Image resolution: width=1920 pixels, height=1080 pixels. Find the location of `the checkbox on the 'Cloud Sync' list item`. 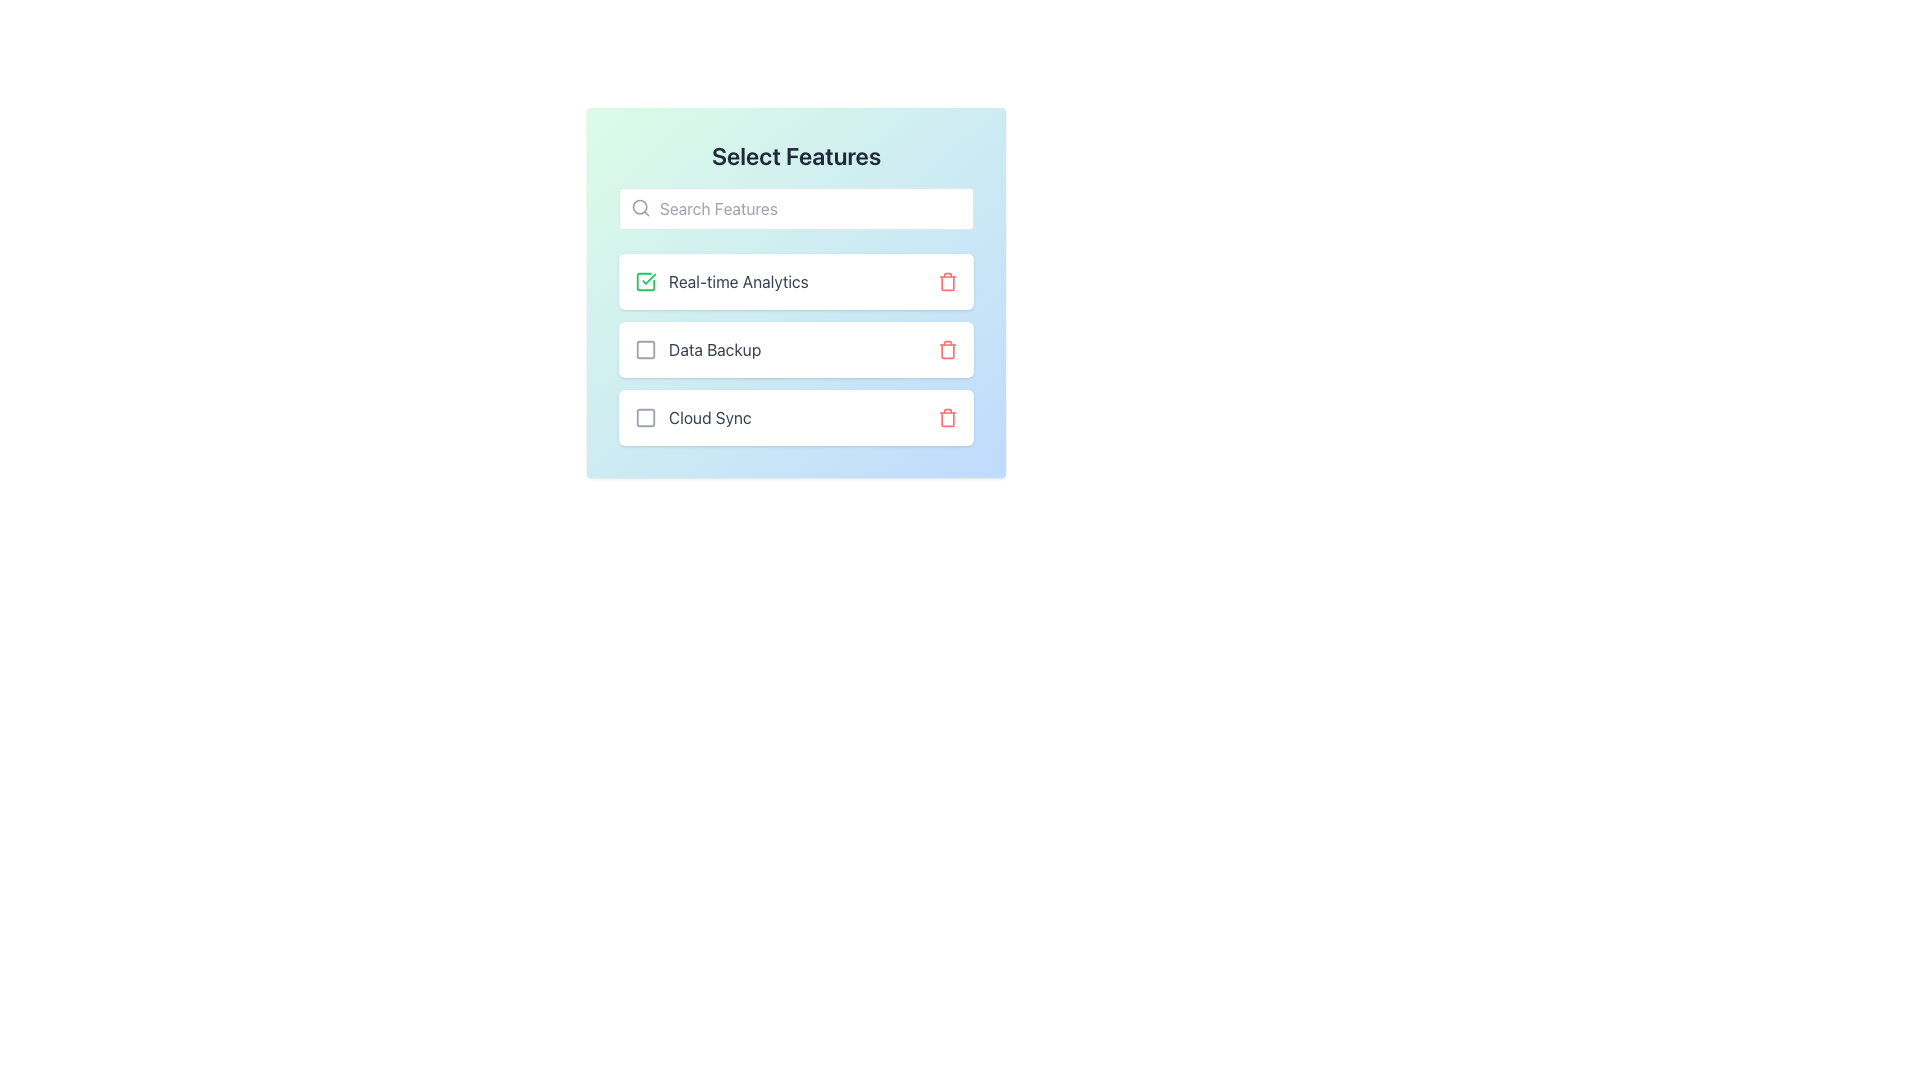

the checkbox on the 'Cloud Sync' list item is located at coordinates (795, 416).